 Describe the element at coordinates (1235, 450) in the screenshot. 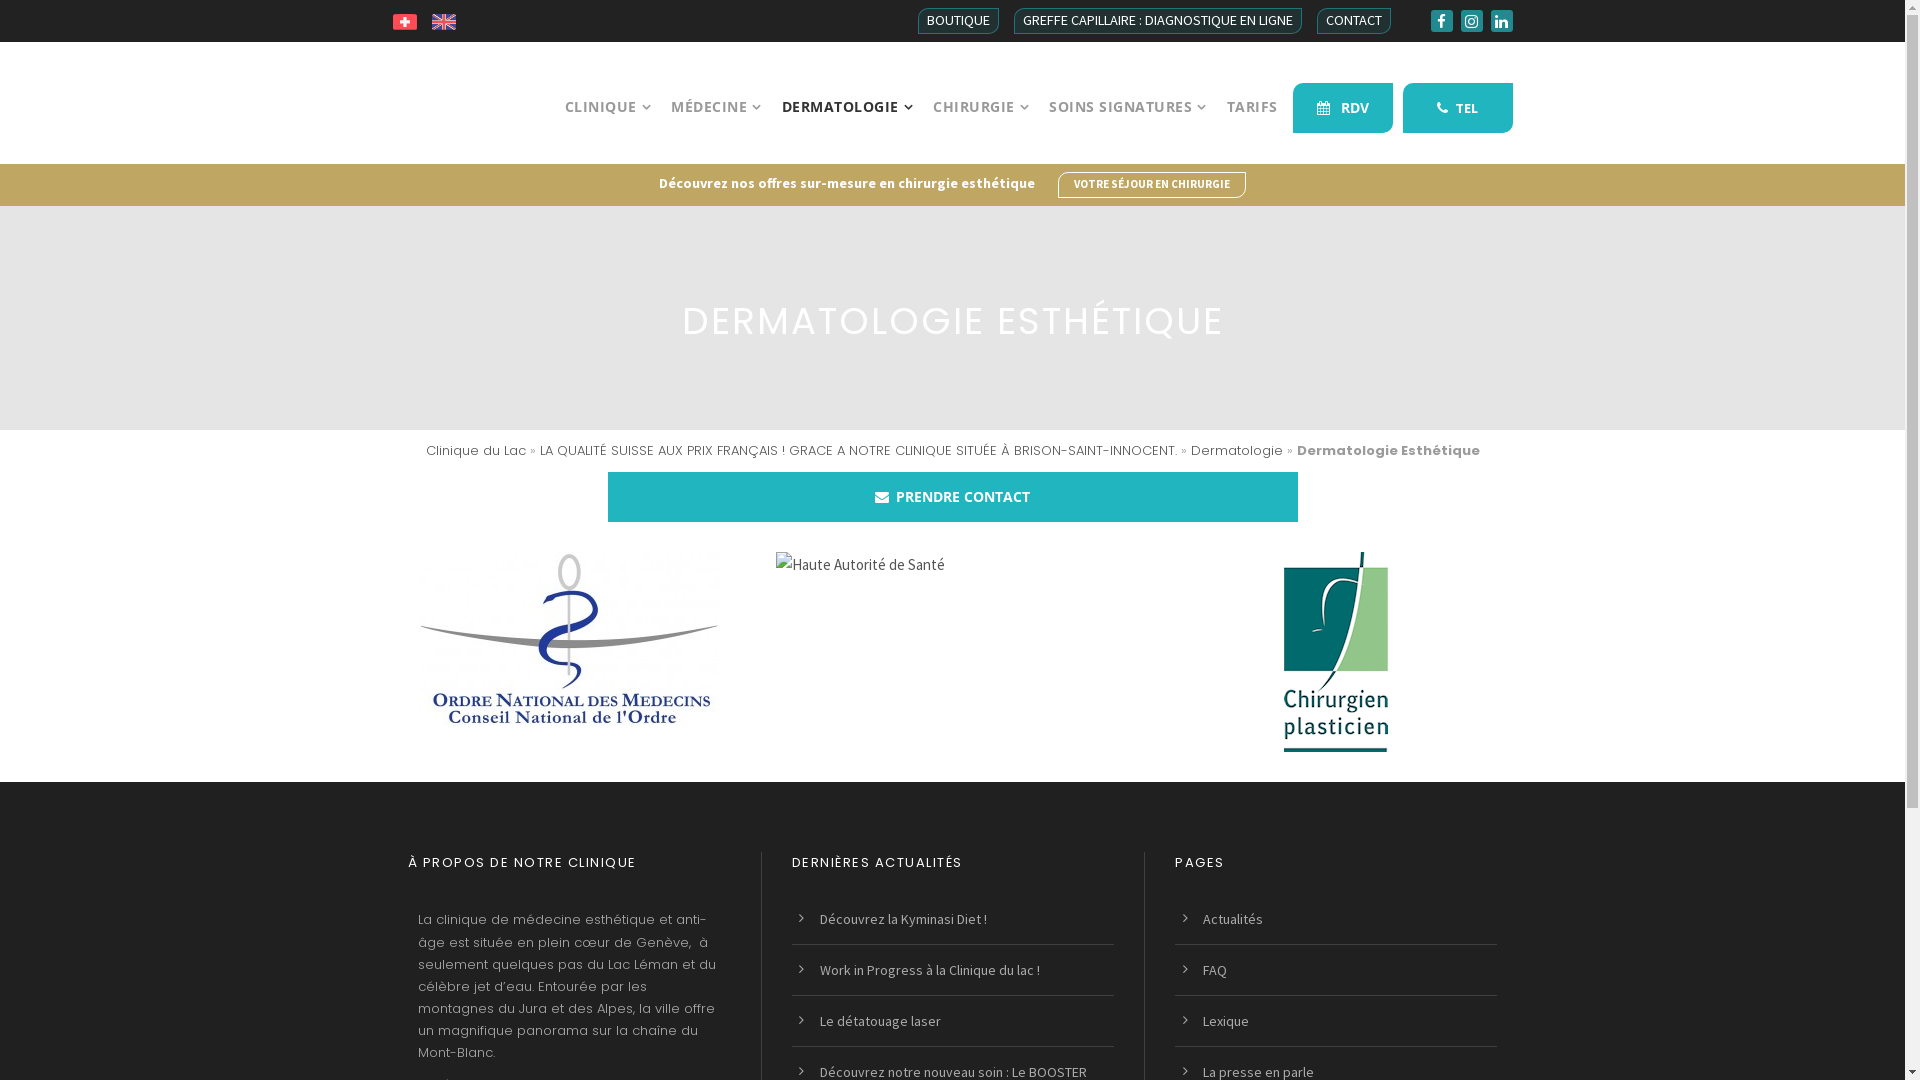

I see `'Dermatologie'` at that location.